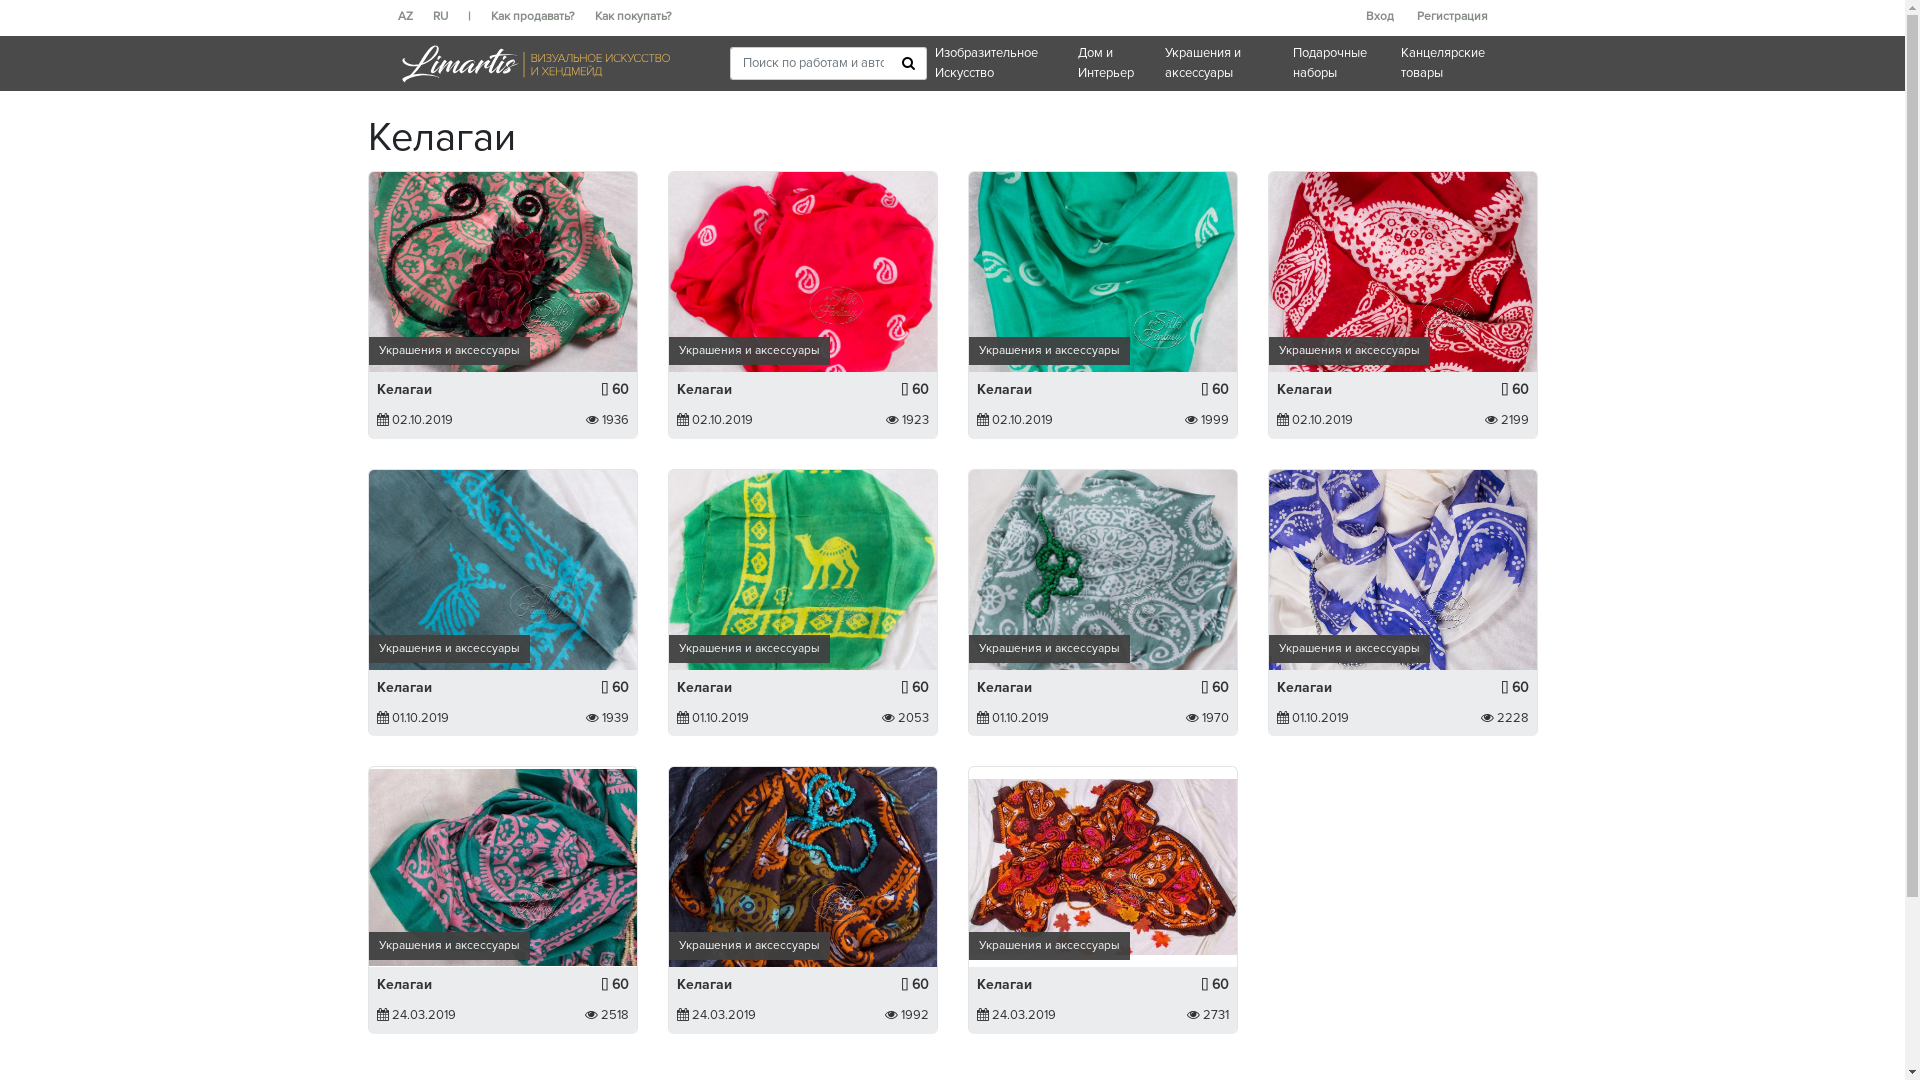  What do you see at coordinates (414, 16) in the screenshot?
I see `'AZ'` at bounding box center [414, 16].